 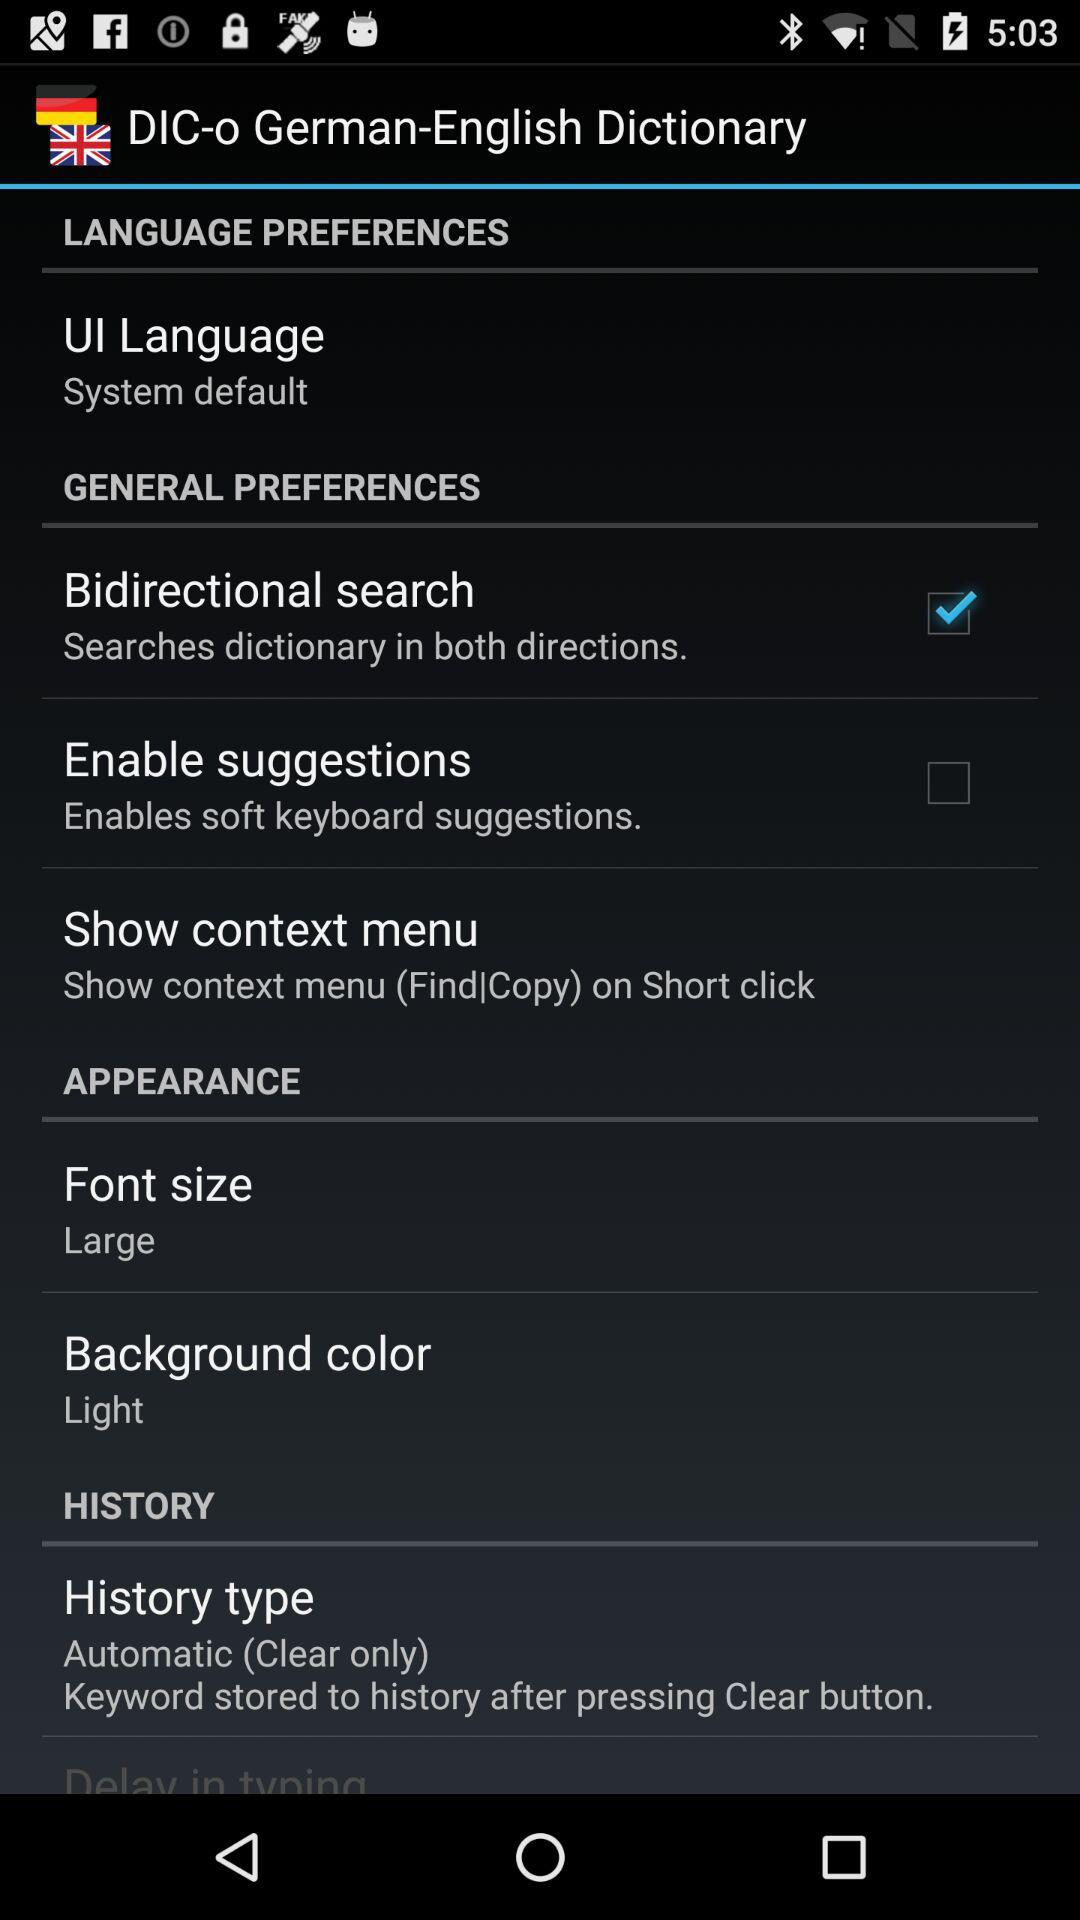 I want to click on the icon above the searches dictionary in item, so click(x=268, y=587).